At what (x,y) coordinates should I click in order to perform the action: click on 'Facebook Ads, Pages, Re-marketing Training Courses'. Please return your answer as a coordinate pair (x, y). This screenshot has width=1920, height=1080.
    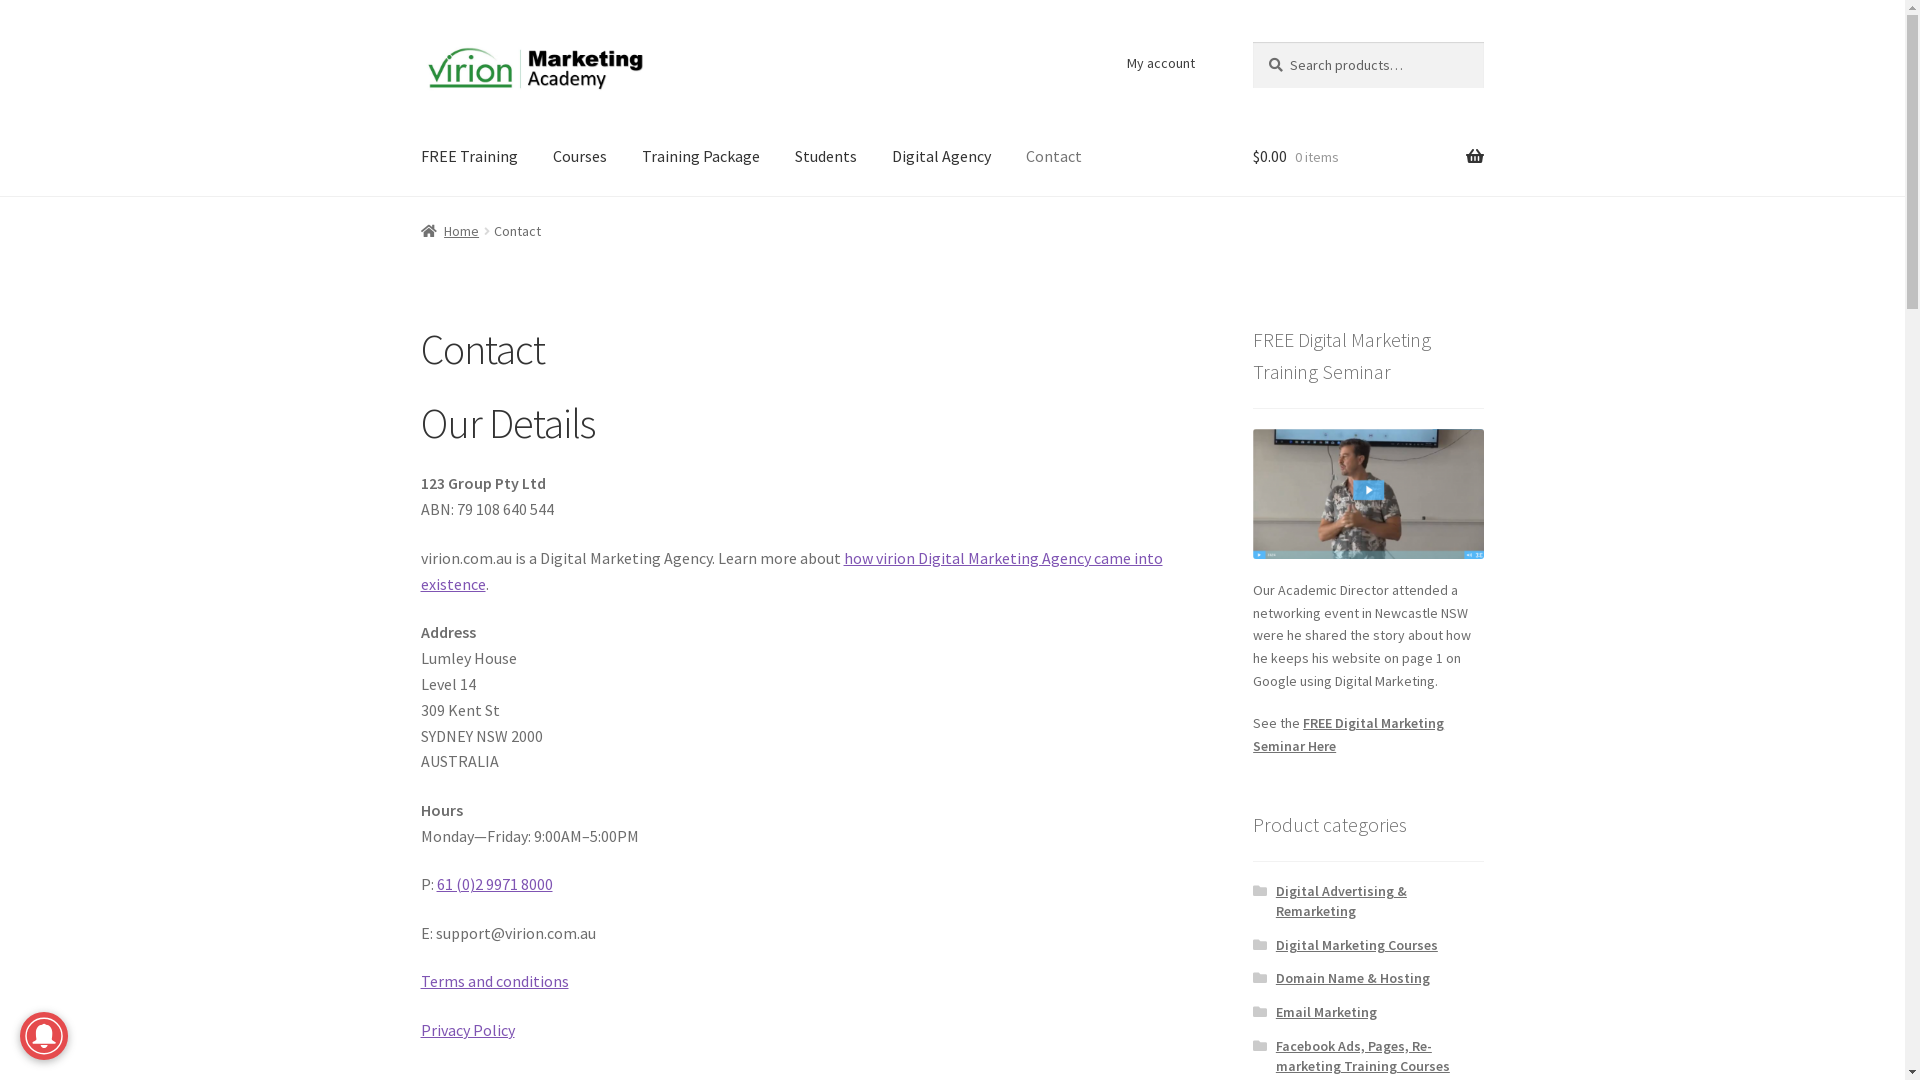
    Looking at the image, I should click on (1362, 1055).